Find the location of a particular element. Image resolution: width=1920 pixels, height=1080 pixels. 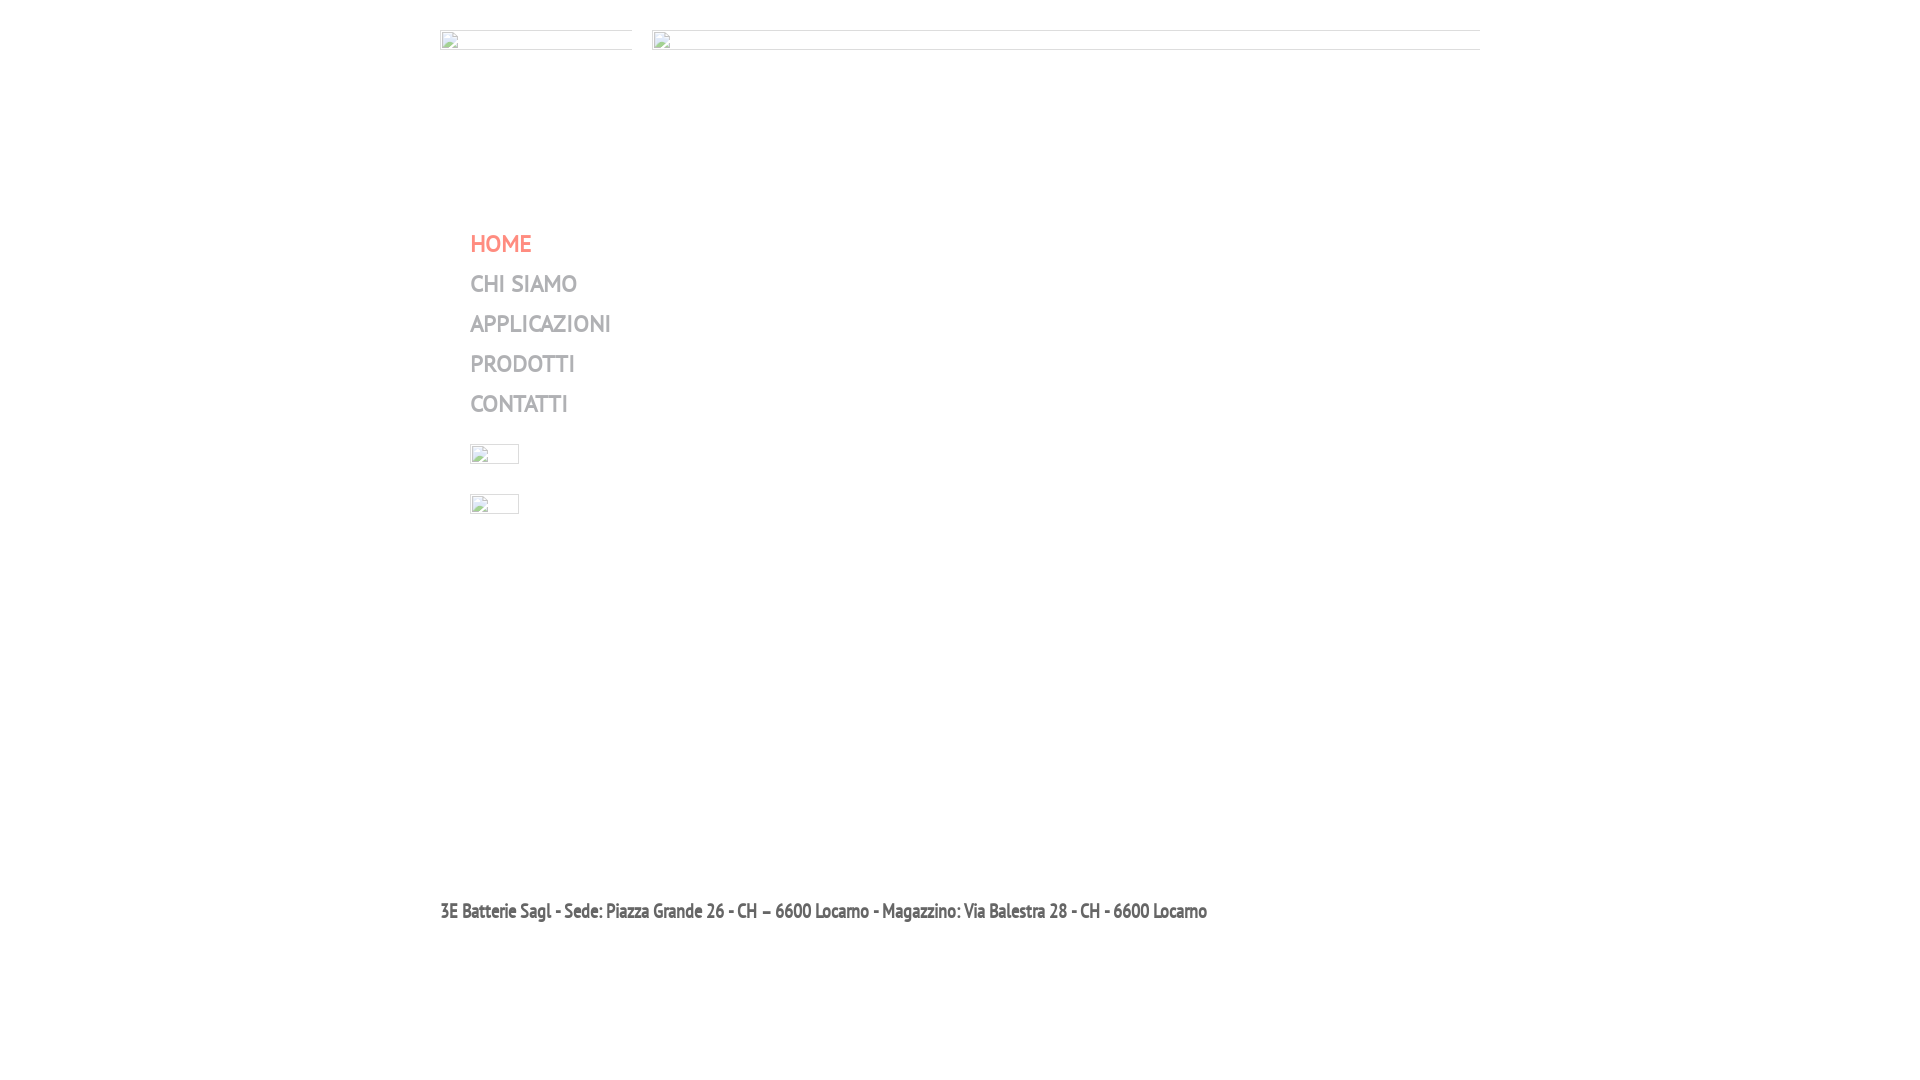

'PRODOTTI' is located at coordinates (522, 363).